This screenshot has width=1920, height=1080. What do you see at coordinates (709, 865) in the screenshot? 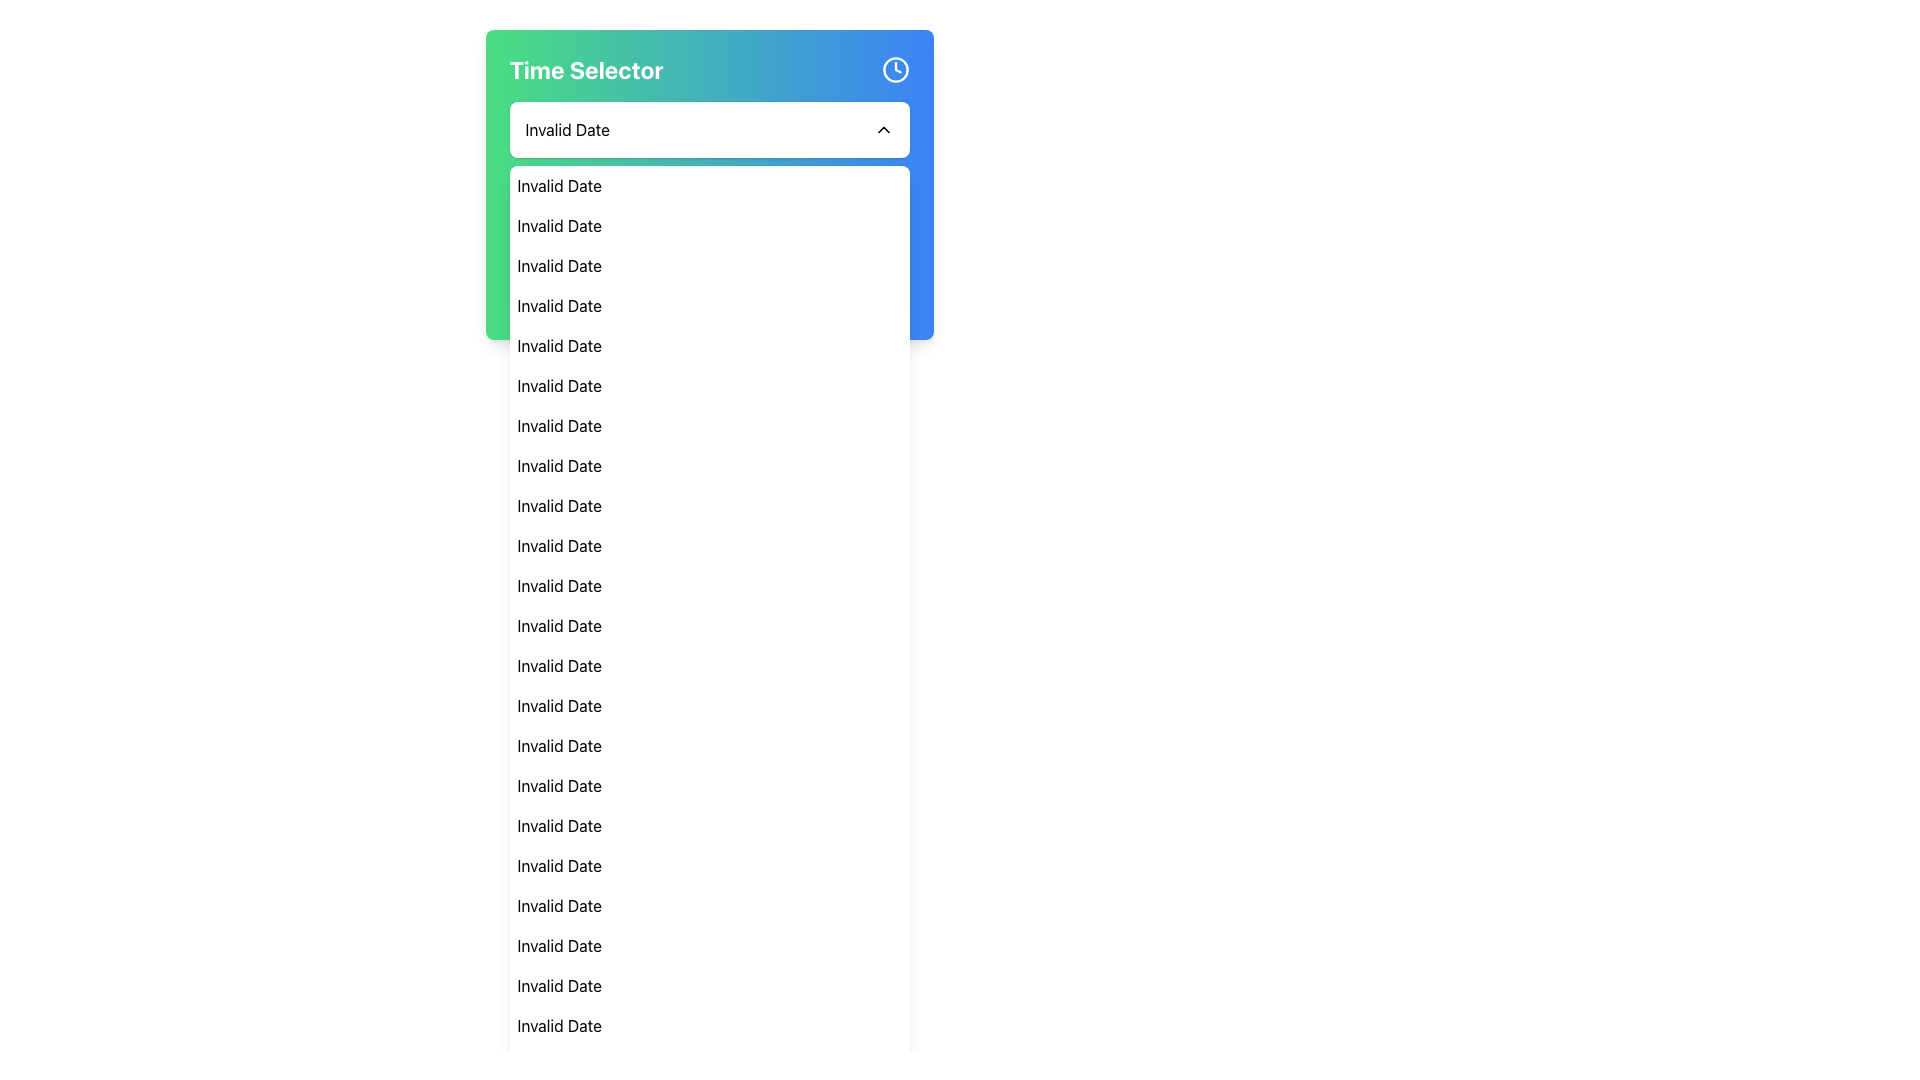
I see `the 18th item in the dropdown list which displays 'Invalid Date' as a placeholder or error` at bounding box center [709, 865].